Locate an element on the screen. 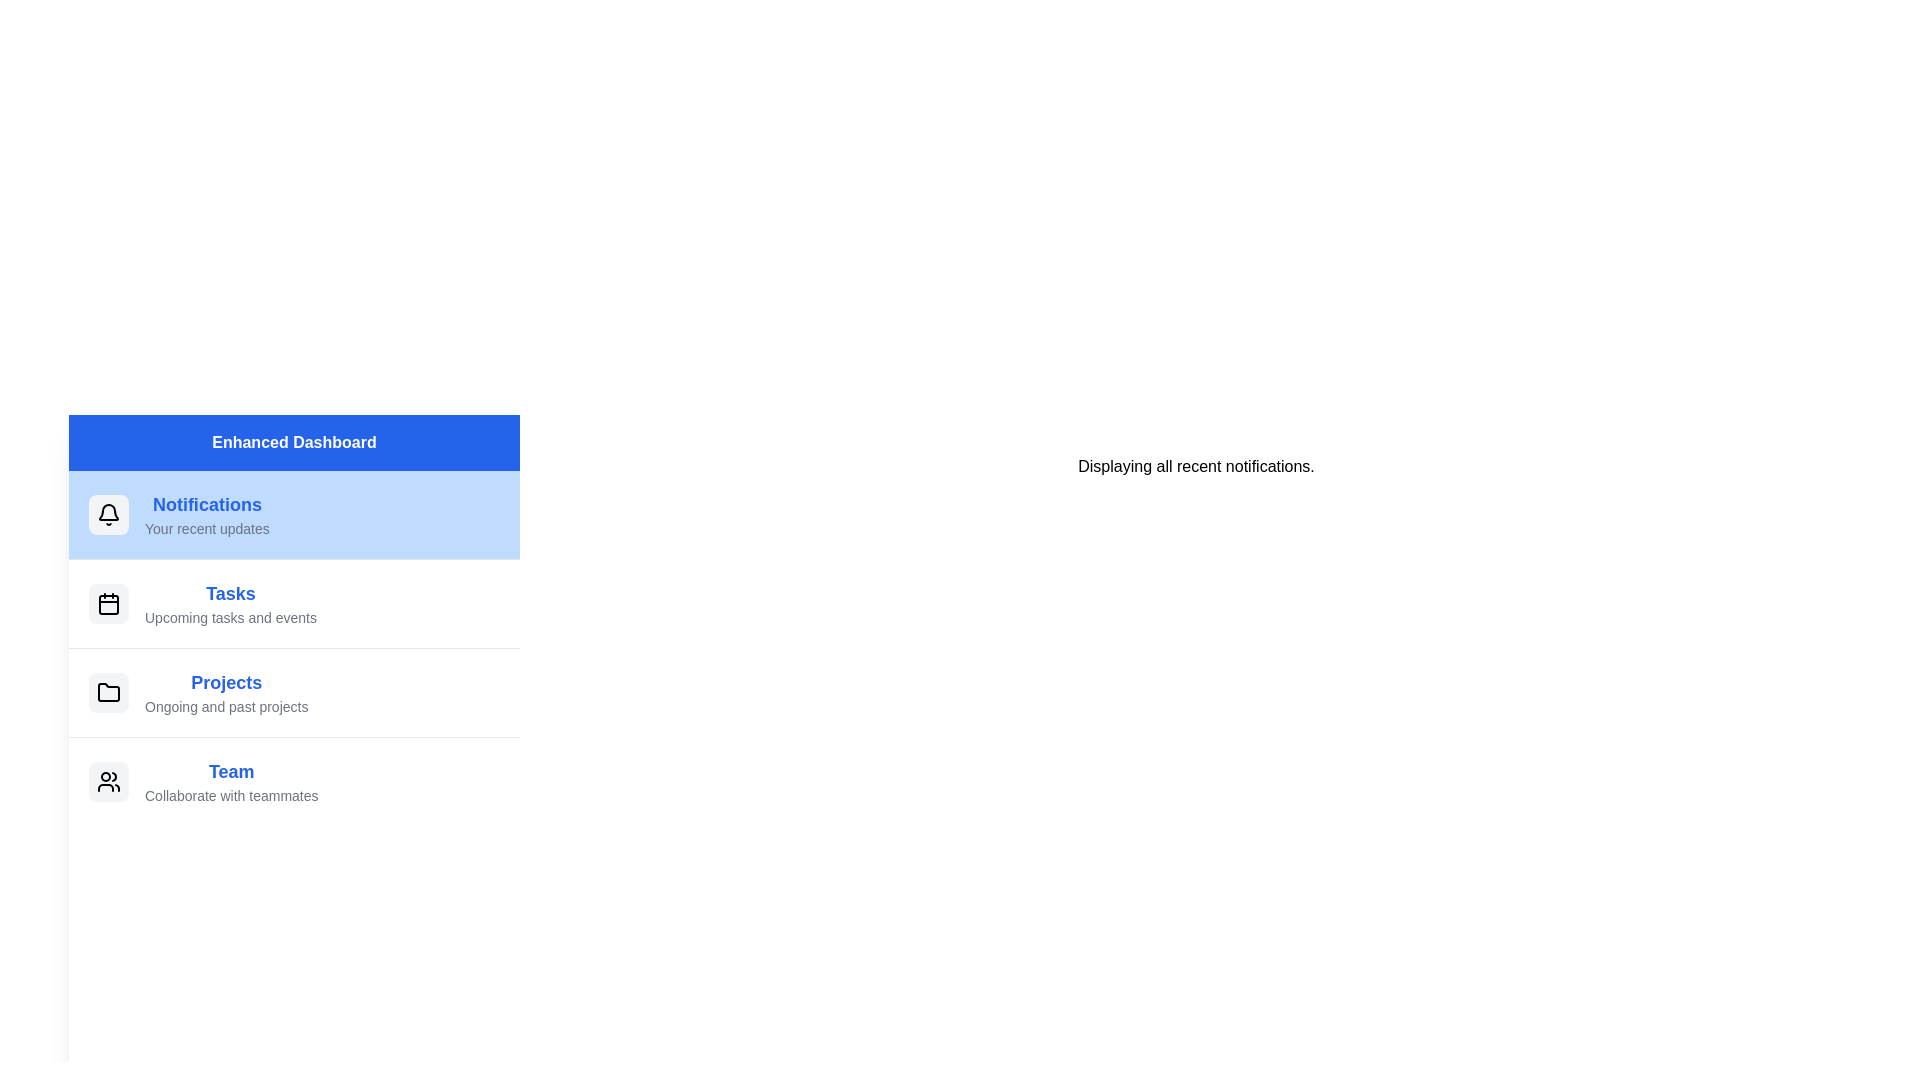  the icon next to the menu item labeled 'Team' is located at coordinates (108, 781).